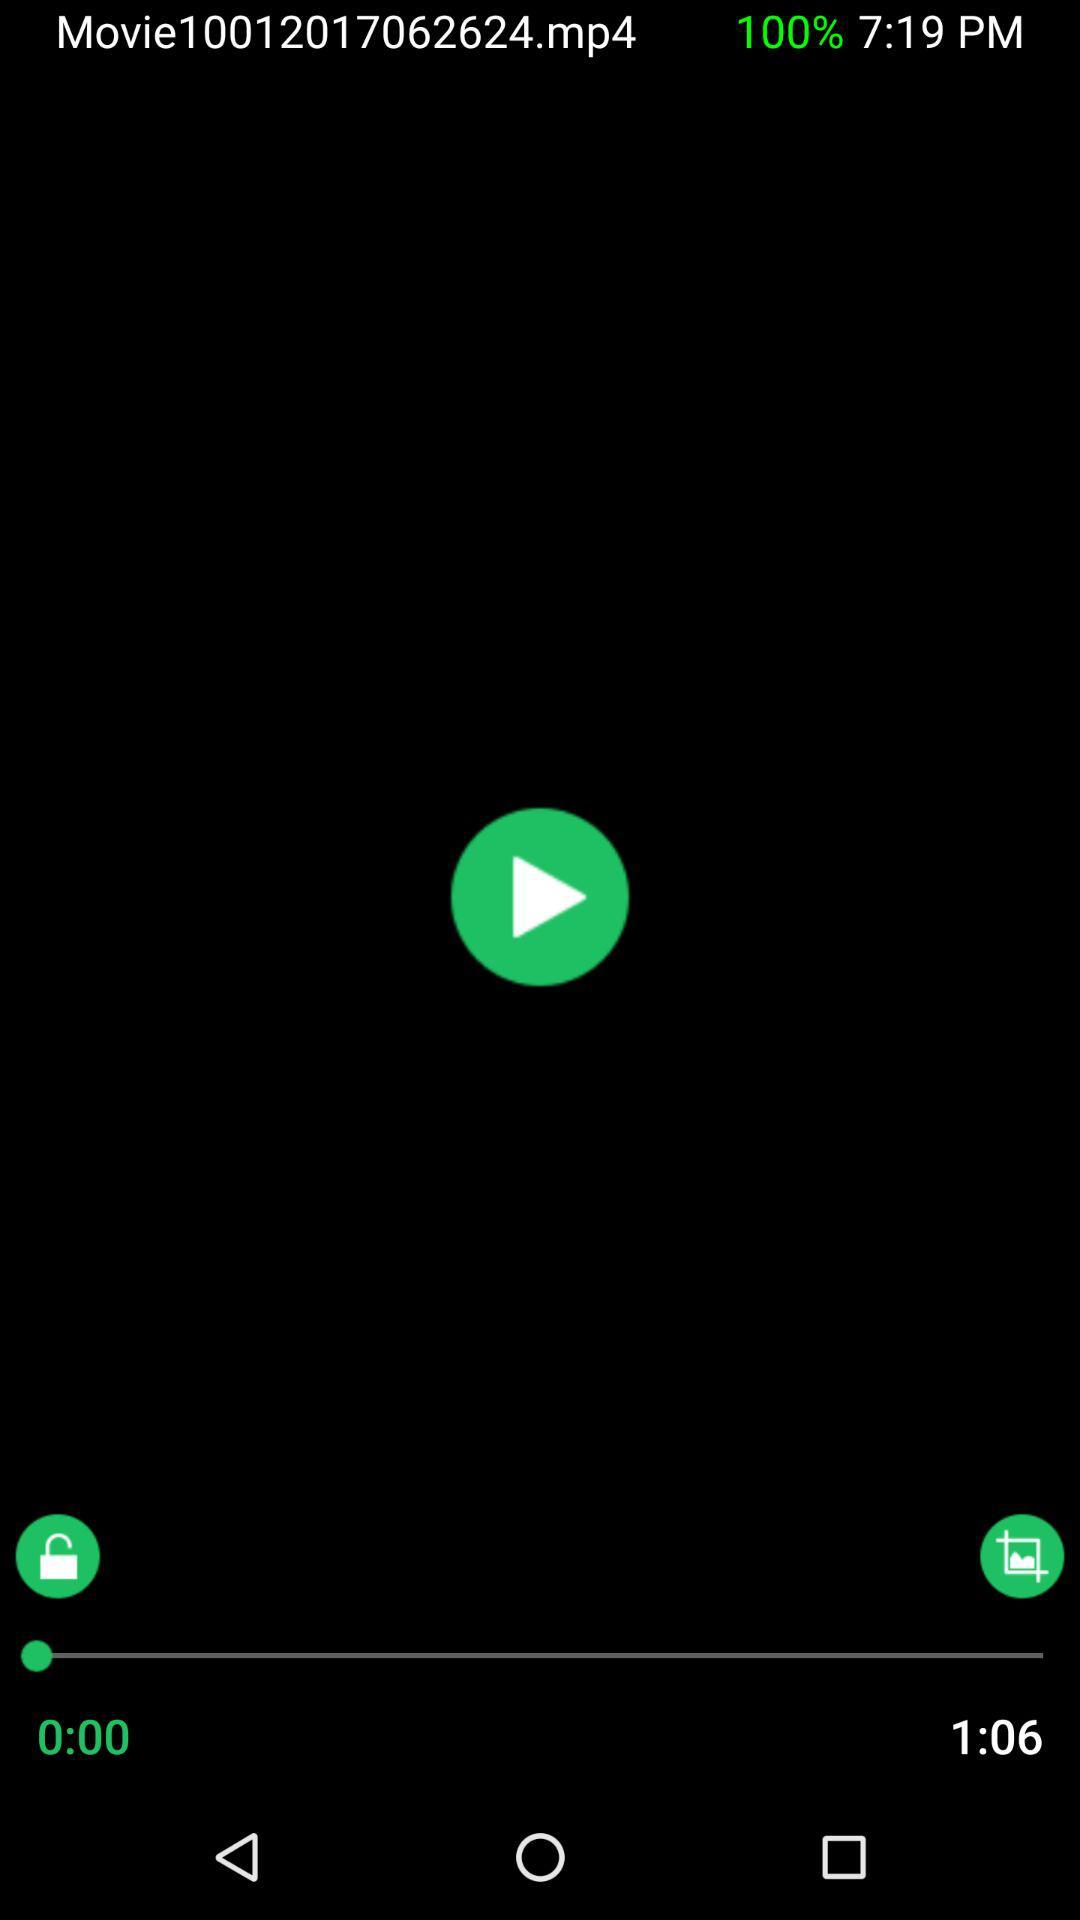 The height and width of the screenshot is (1920, 1080). I want to click on image, so click(1022, 1555).